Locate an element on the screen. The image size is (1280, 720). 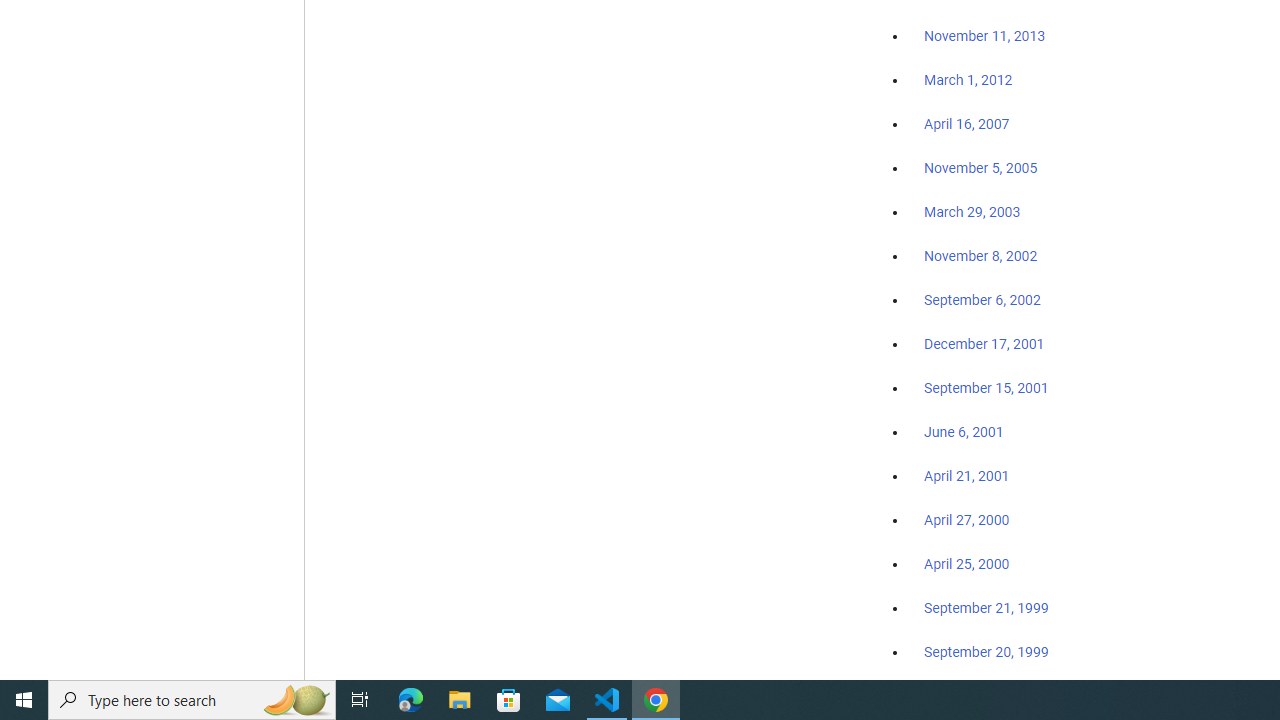
'April 21, 2001' is located at coordinates (967, 476).